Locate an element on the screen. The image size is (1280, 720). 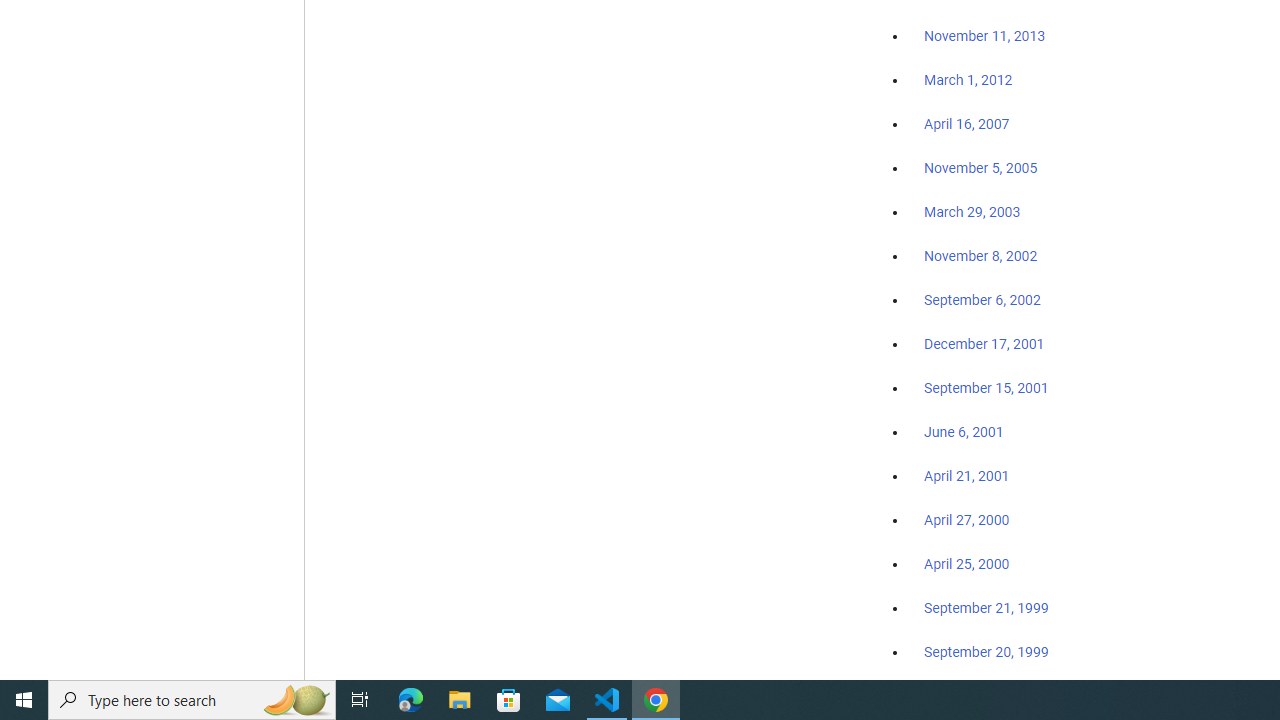
'April 21, 2001' is located at coordinates (967, 476).